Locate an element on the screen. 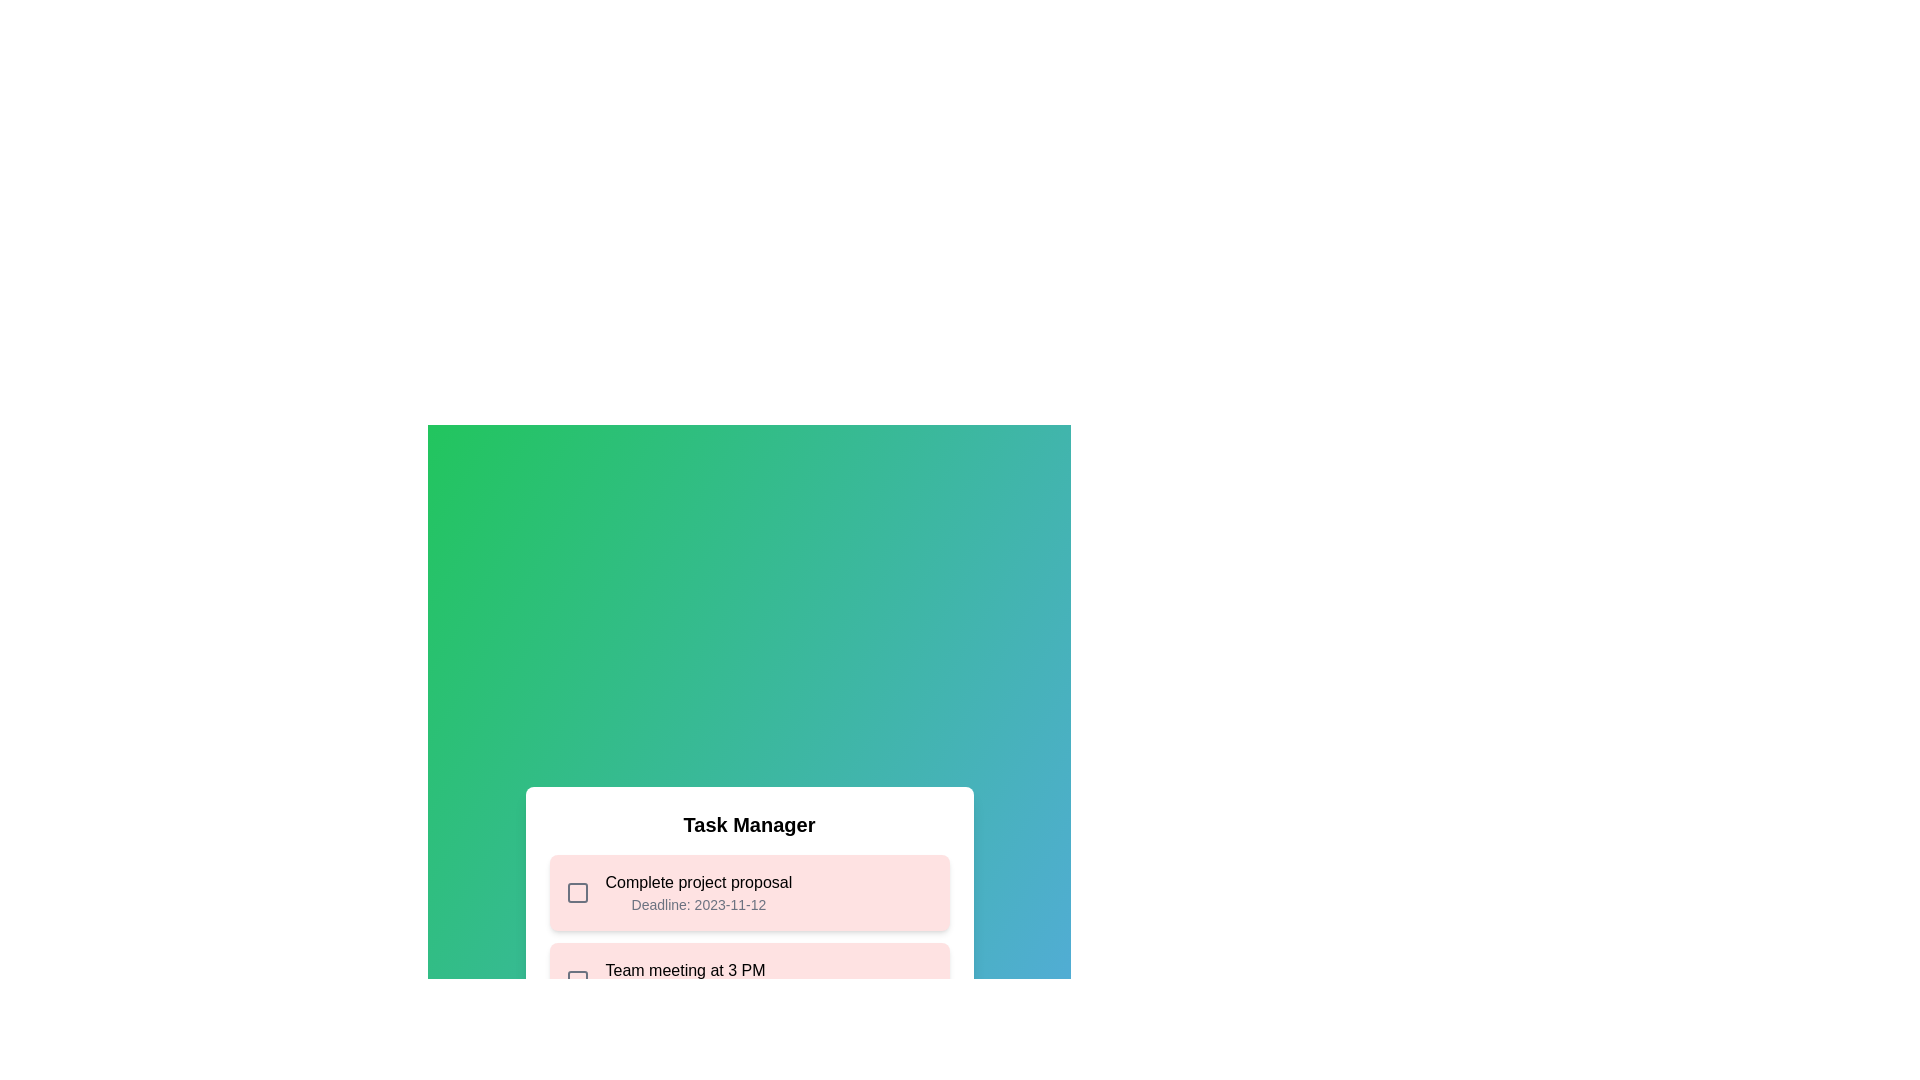 This screenshot has width=1920, height=1080. the checkbox located to the left of the 'Complete project proposal' text is located at coordinates (576, 892).